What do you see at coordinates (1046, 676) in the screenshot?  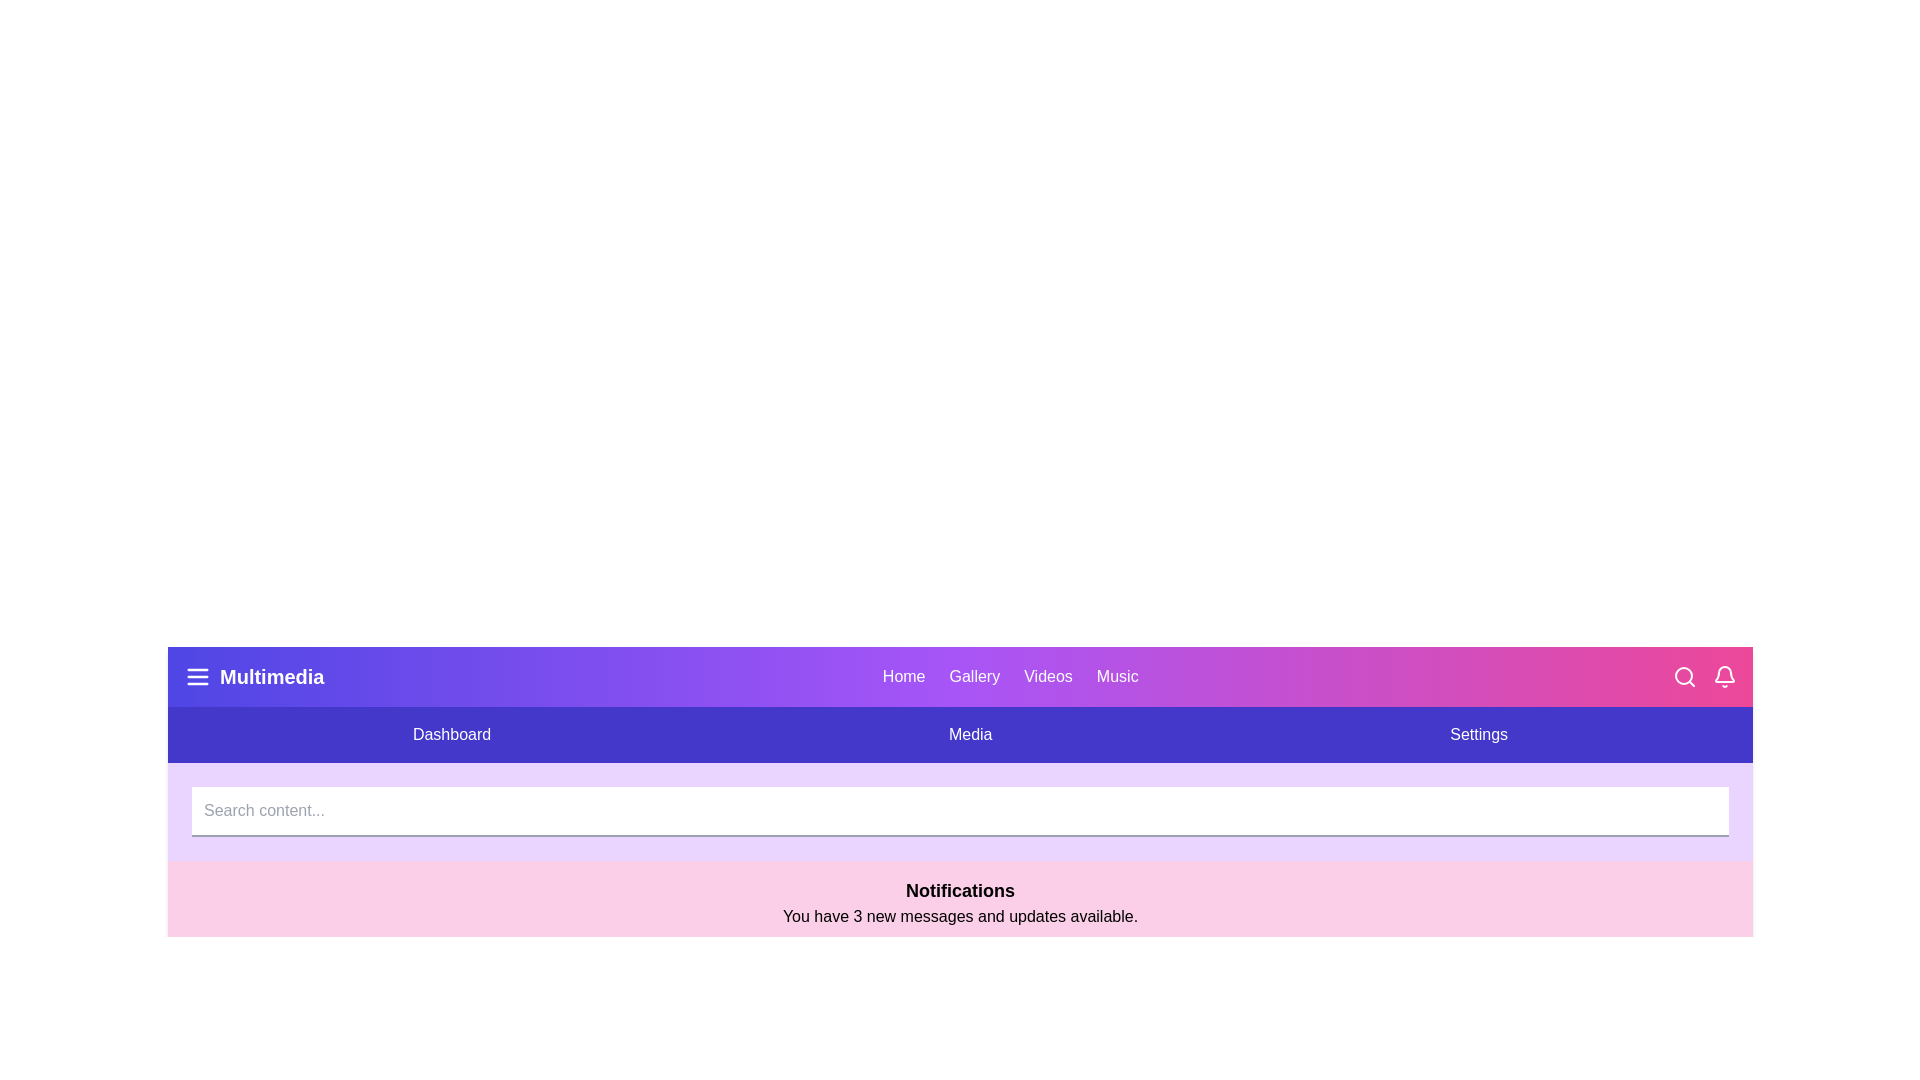 I see `the section labeled Videos in the navigation bar` at bounding box center [1046, 676].